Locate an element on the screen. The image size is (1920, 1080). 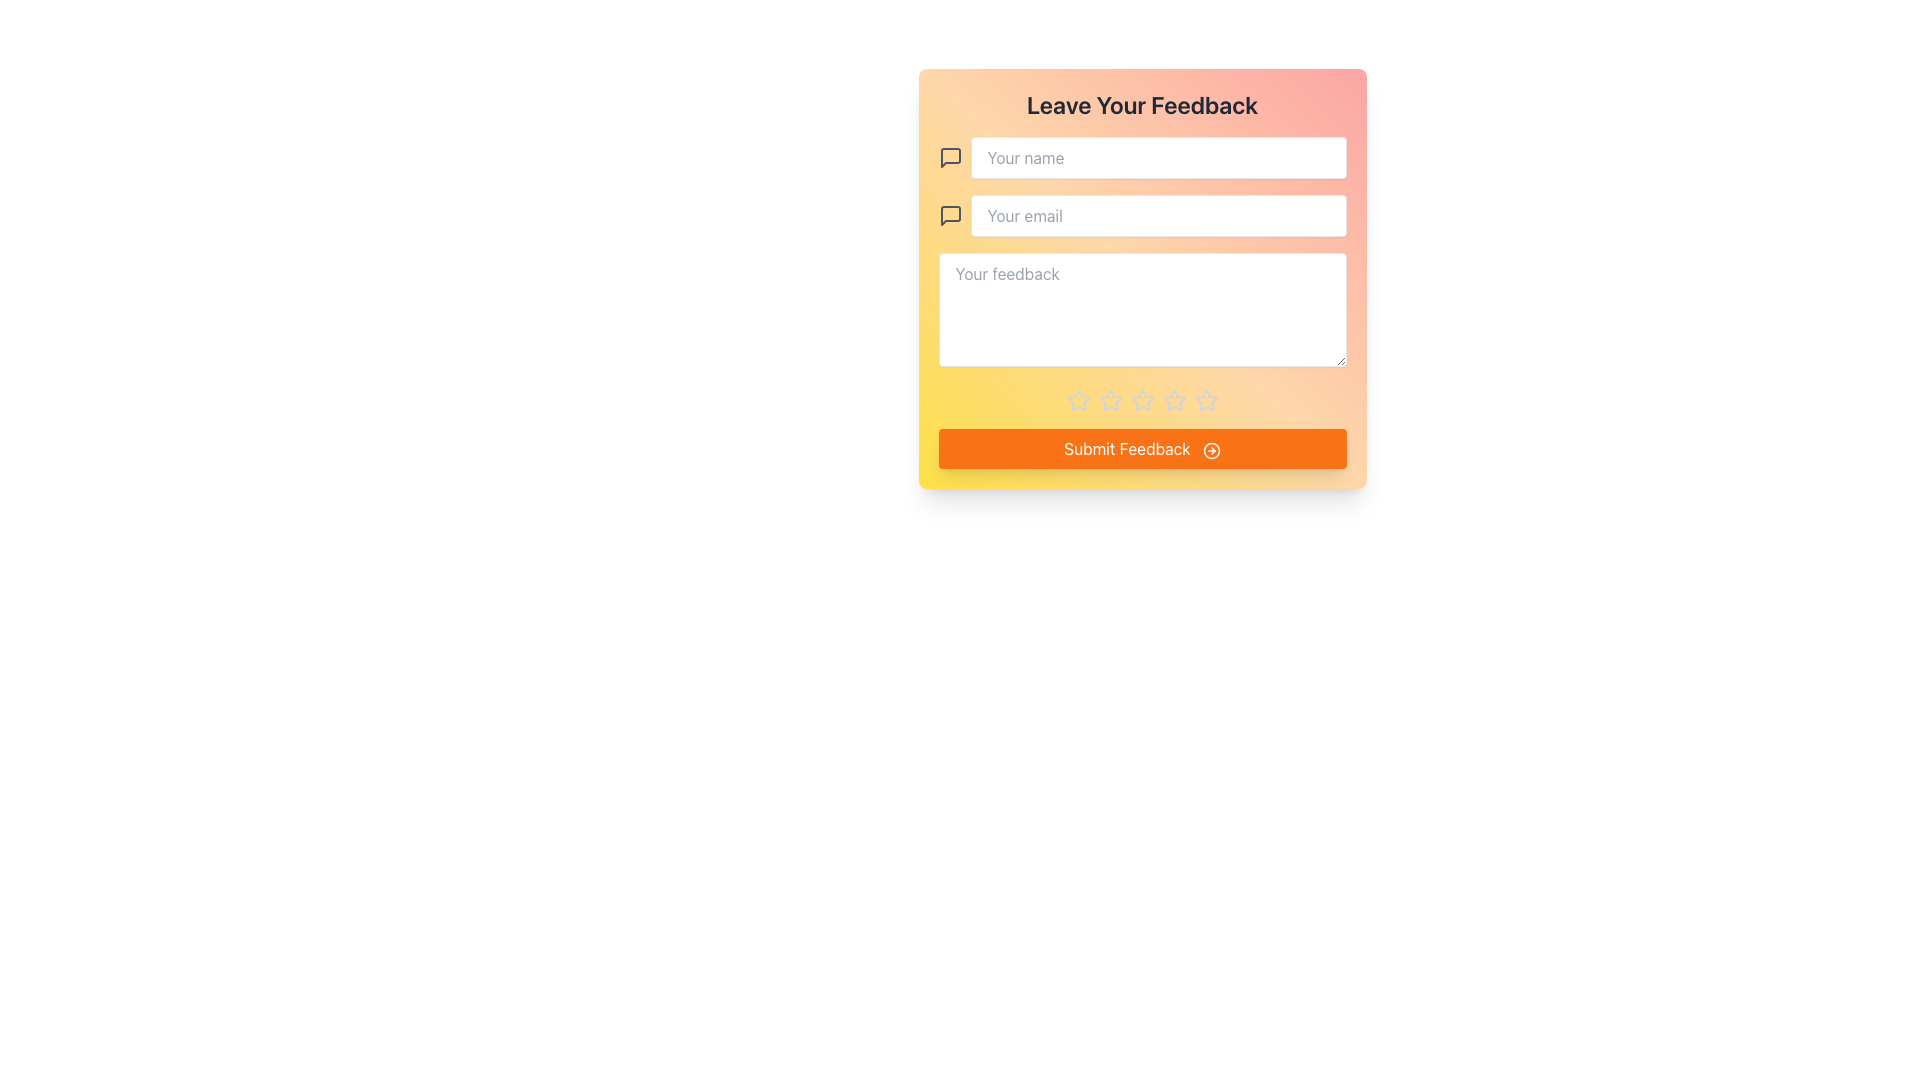
the orange 'Submit Feedback' button with white text and an arrow icon, located at the bottom of the 'Leave Your Feedback' form card, to observe any styling changes is located at coordinates (1142, 447).